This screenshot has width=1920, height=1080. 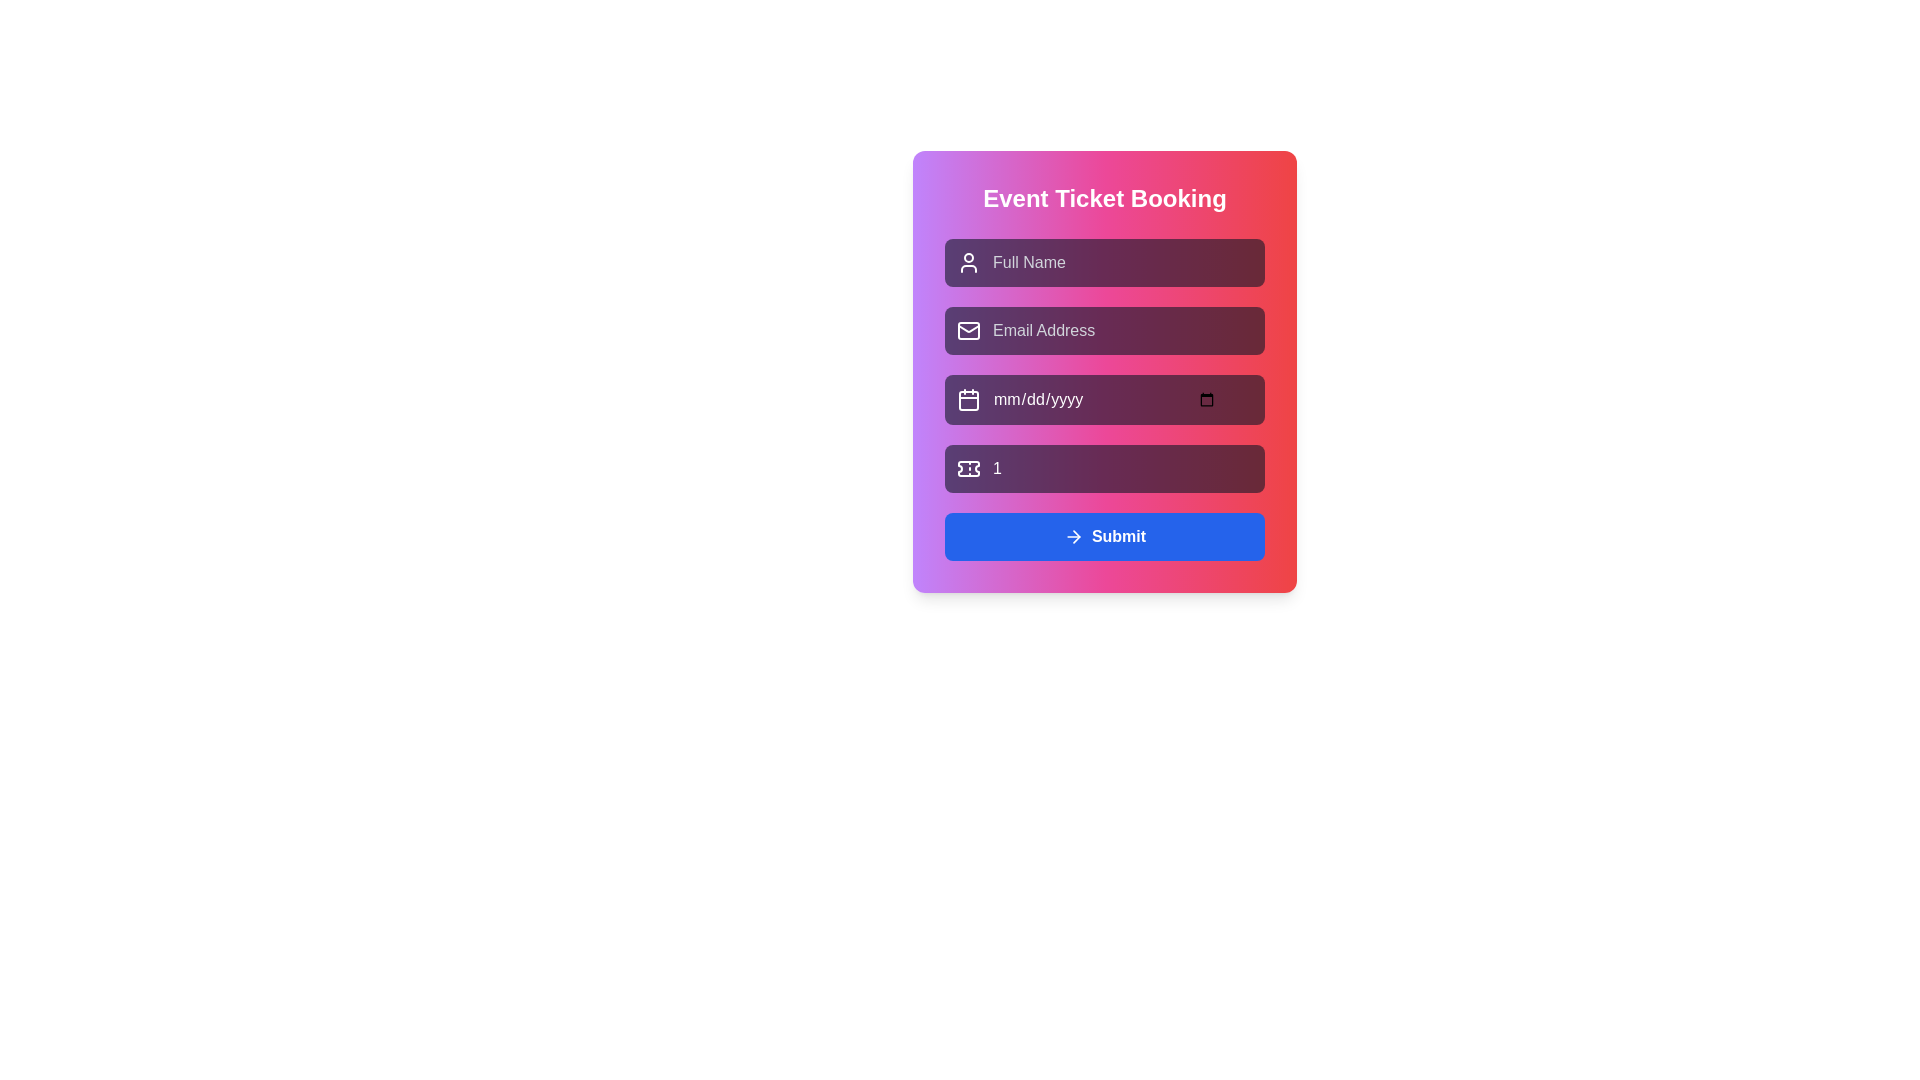 What do you see at coordinates (969, 330) in the screenshot?
I see `the mail icon styled as a line drawing of an envelope, which is positioned to the left of the 'Email Address' input field in the 'Event Ticket Booking' form` at bounding box center [969, 330].